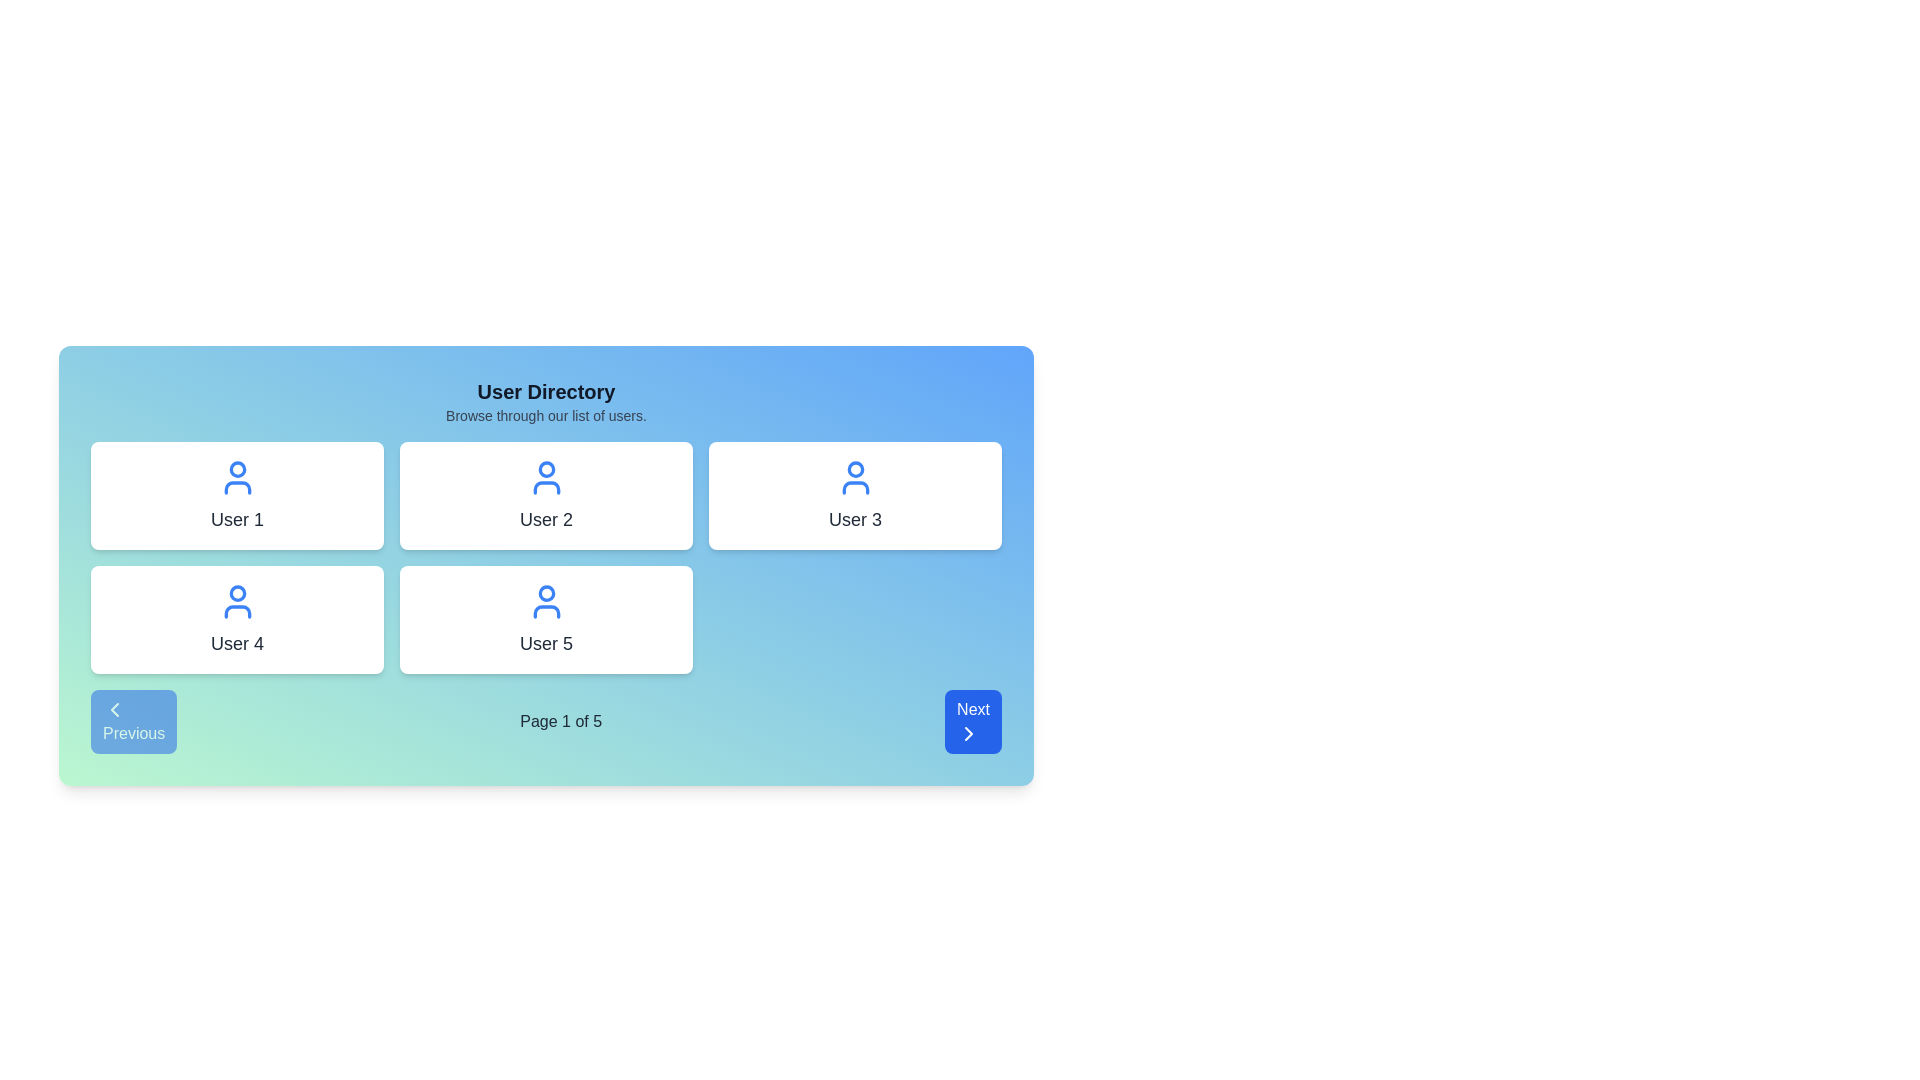 Image resolution: width=1920 pixels, height=1080 pixels. What do you see at coordinates (546, 392) in the screenshot?
I see `the 'User Directory' text header, which is styled with bold, extra-large black font on a light blue gradient background, located at the top center of the User Directory section` at bounding box center [546, 392].